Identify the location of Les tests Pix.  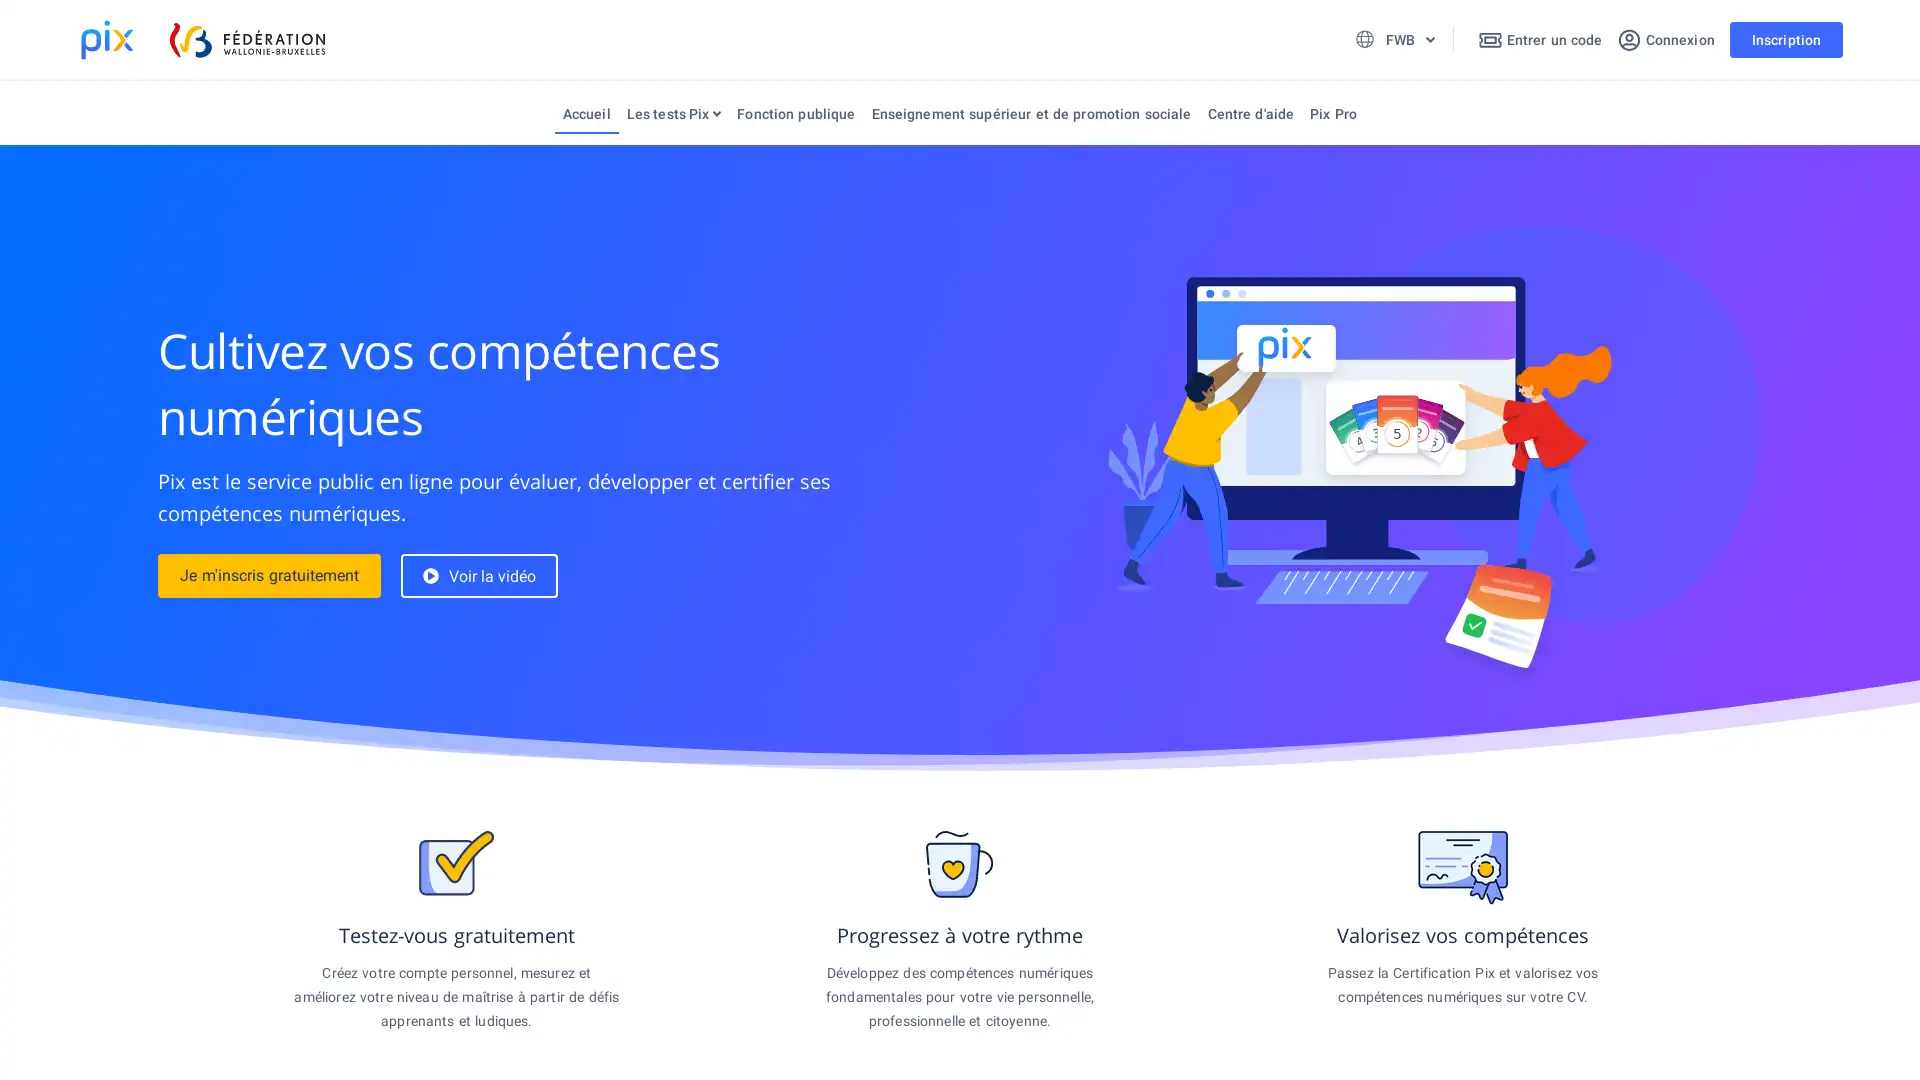
(673, 118).